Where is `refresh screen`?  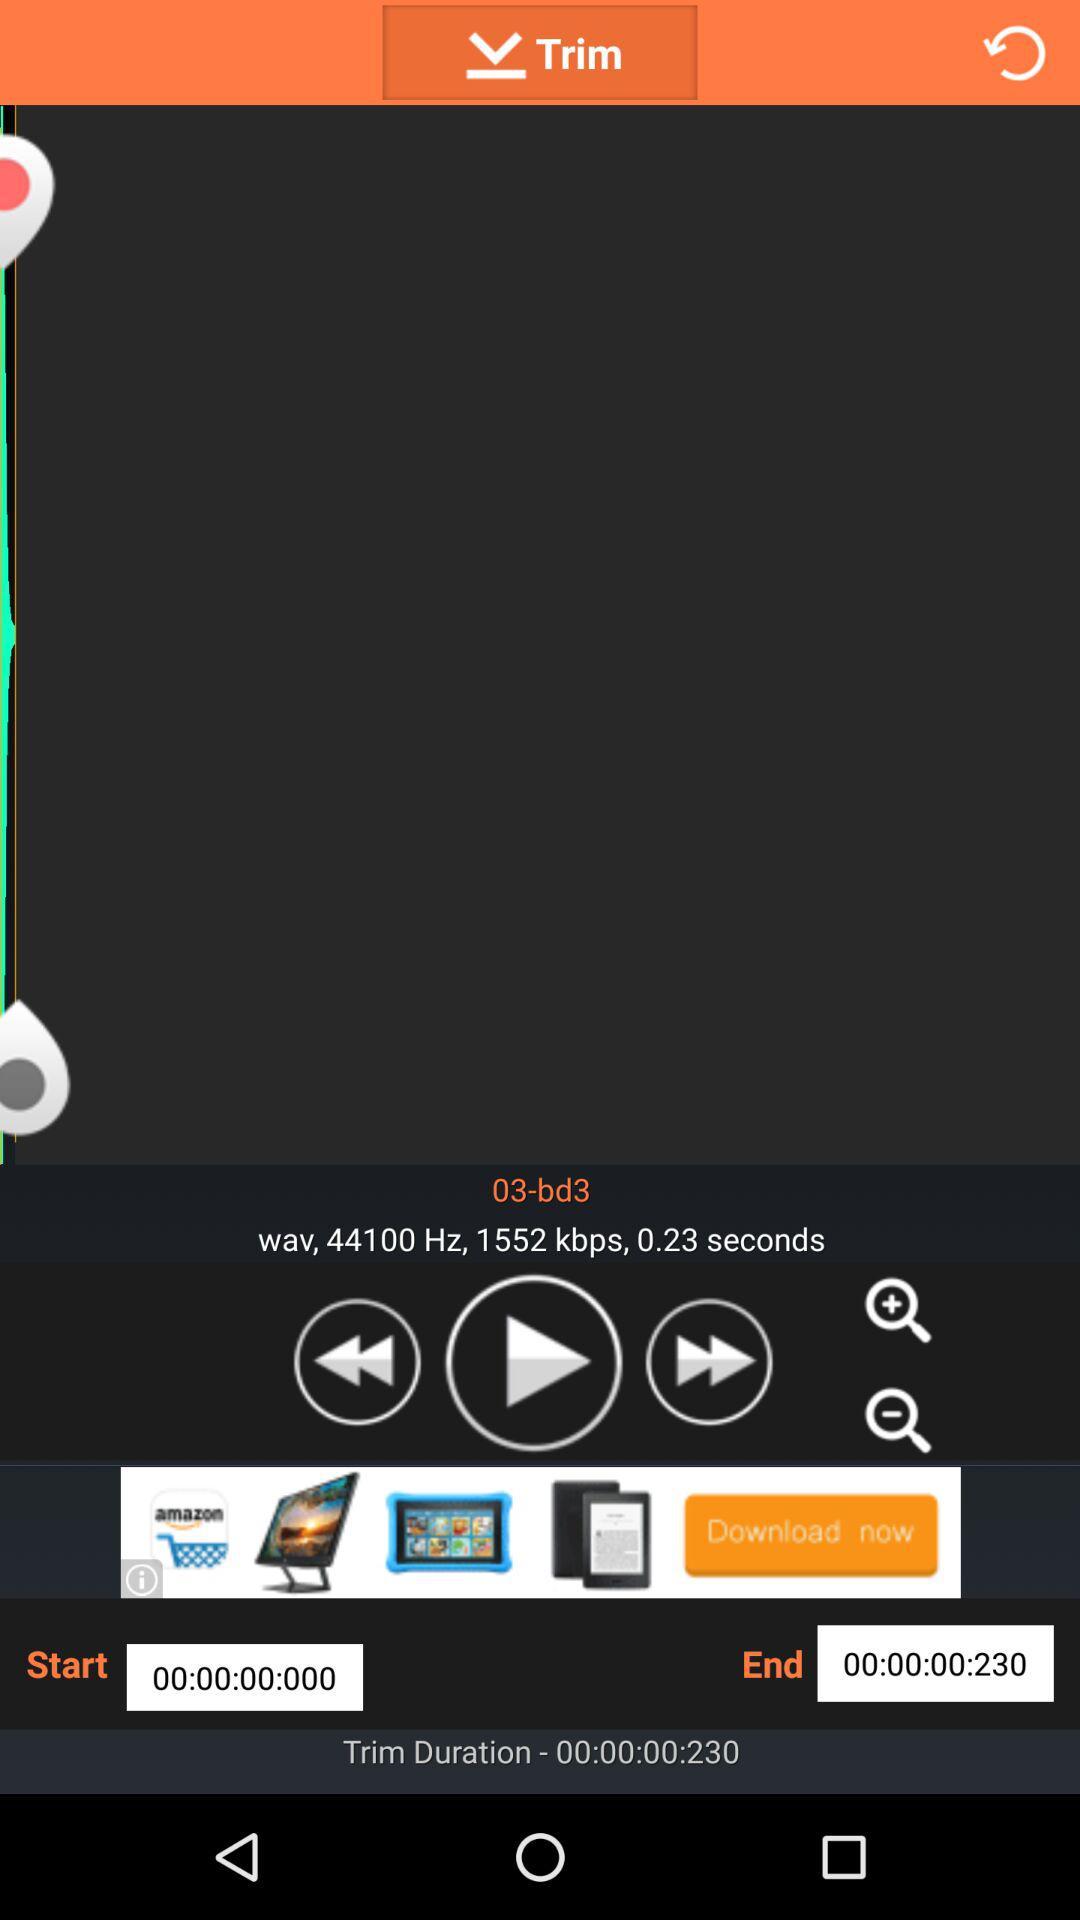 refresh screen is located at coordinates (1014, 52).